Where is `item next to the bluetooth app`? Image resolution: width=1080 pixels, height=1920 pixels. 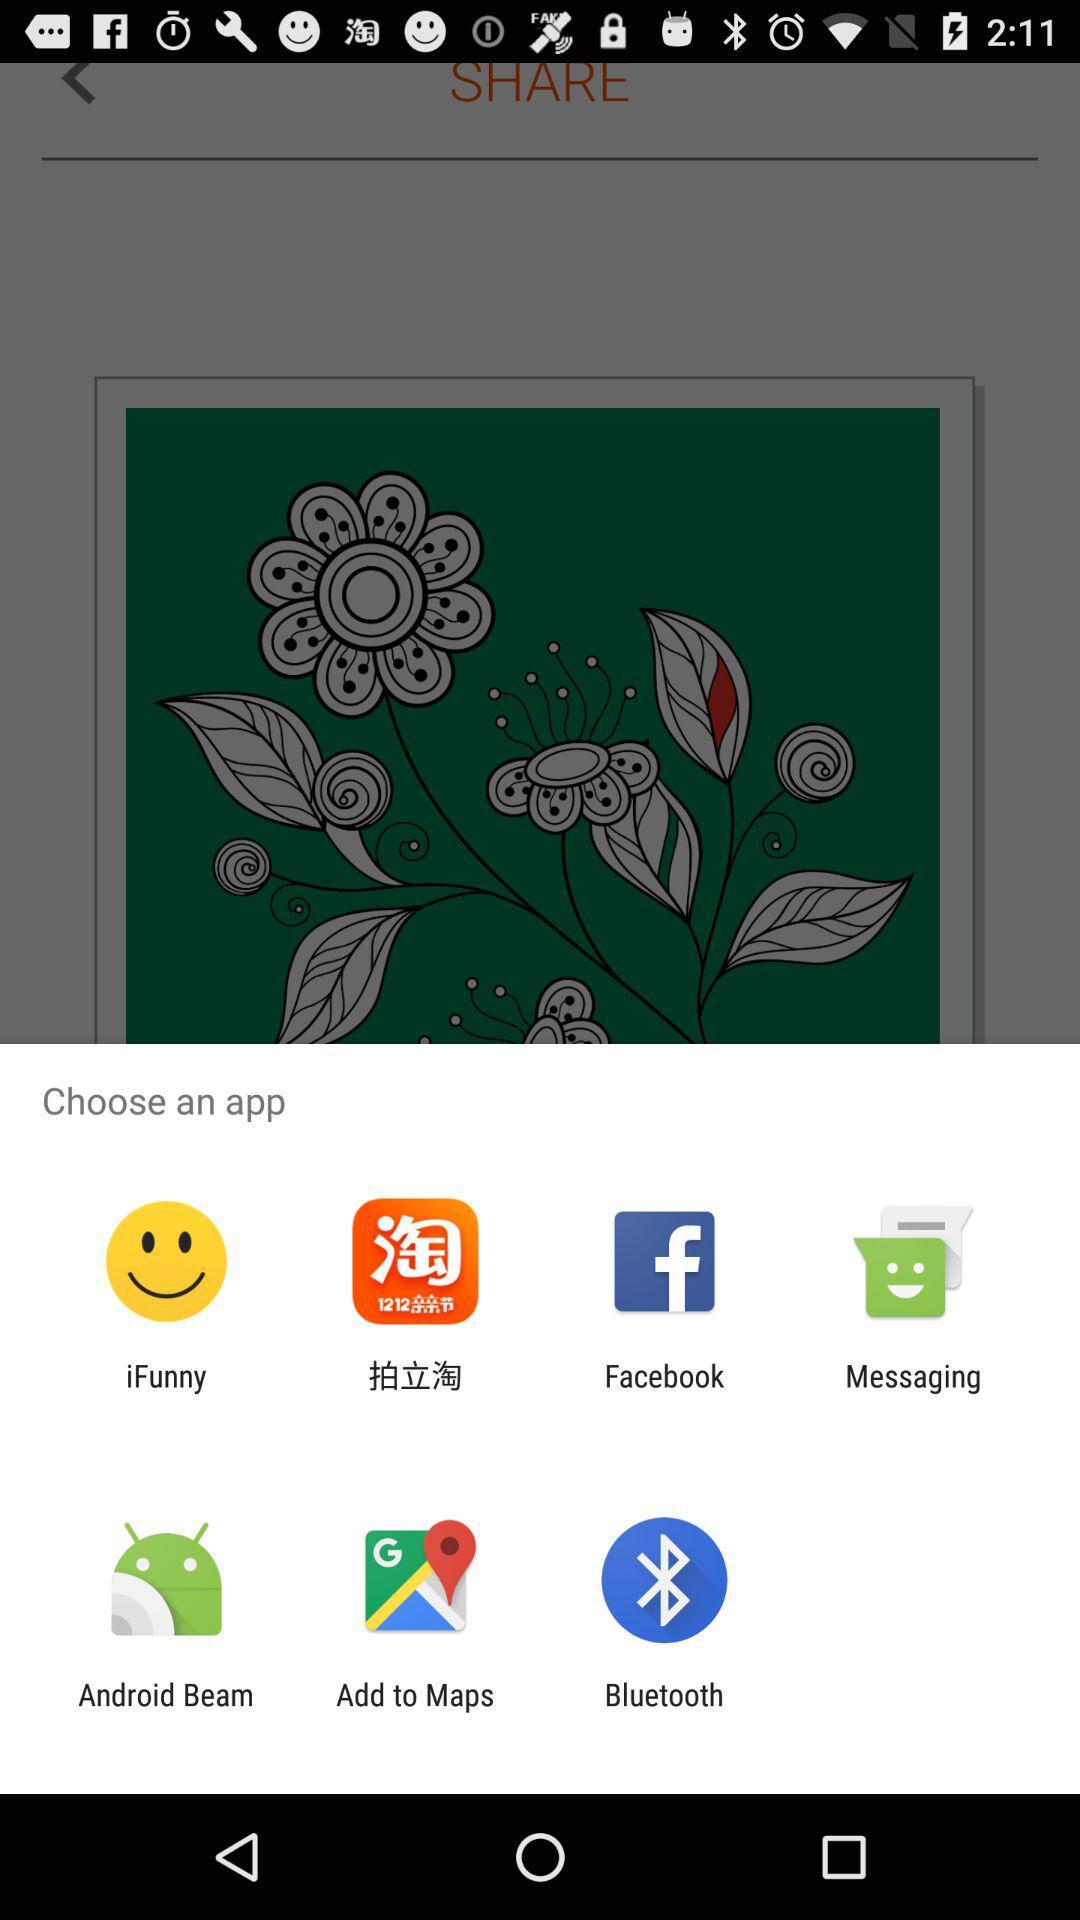
item next to the bluetooth app is located at coordinates (414, 1711).